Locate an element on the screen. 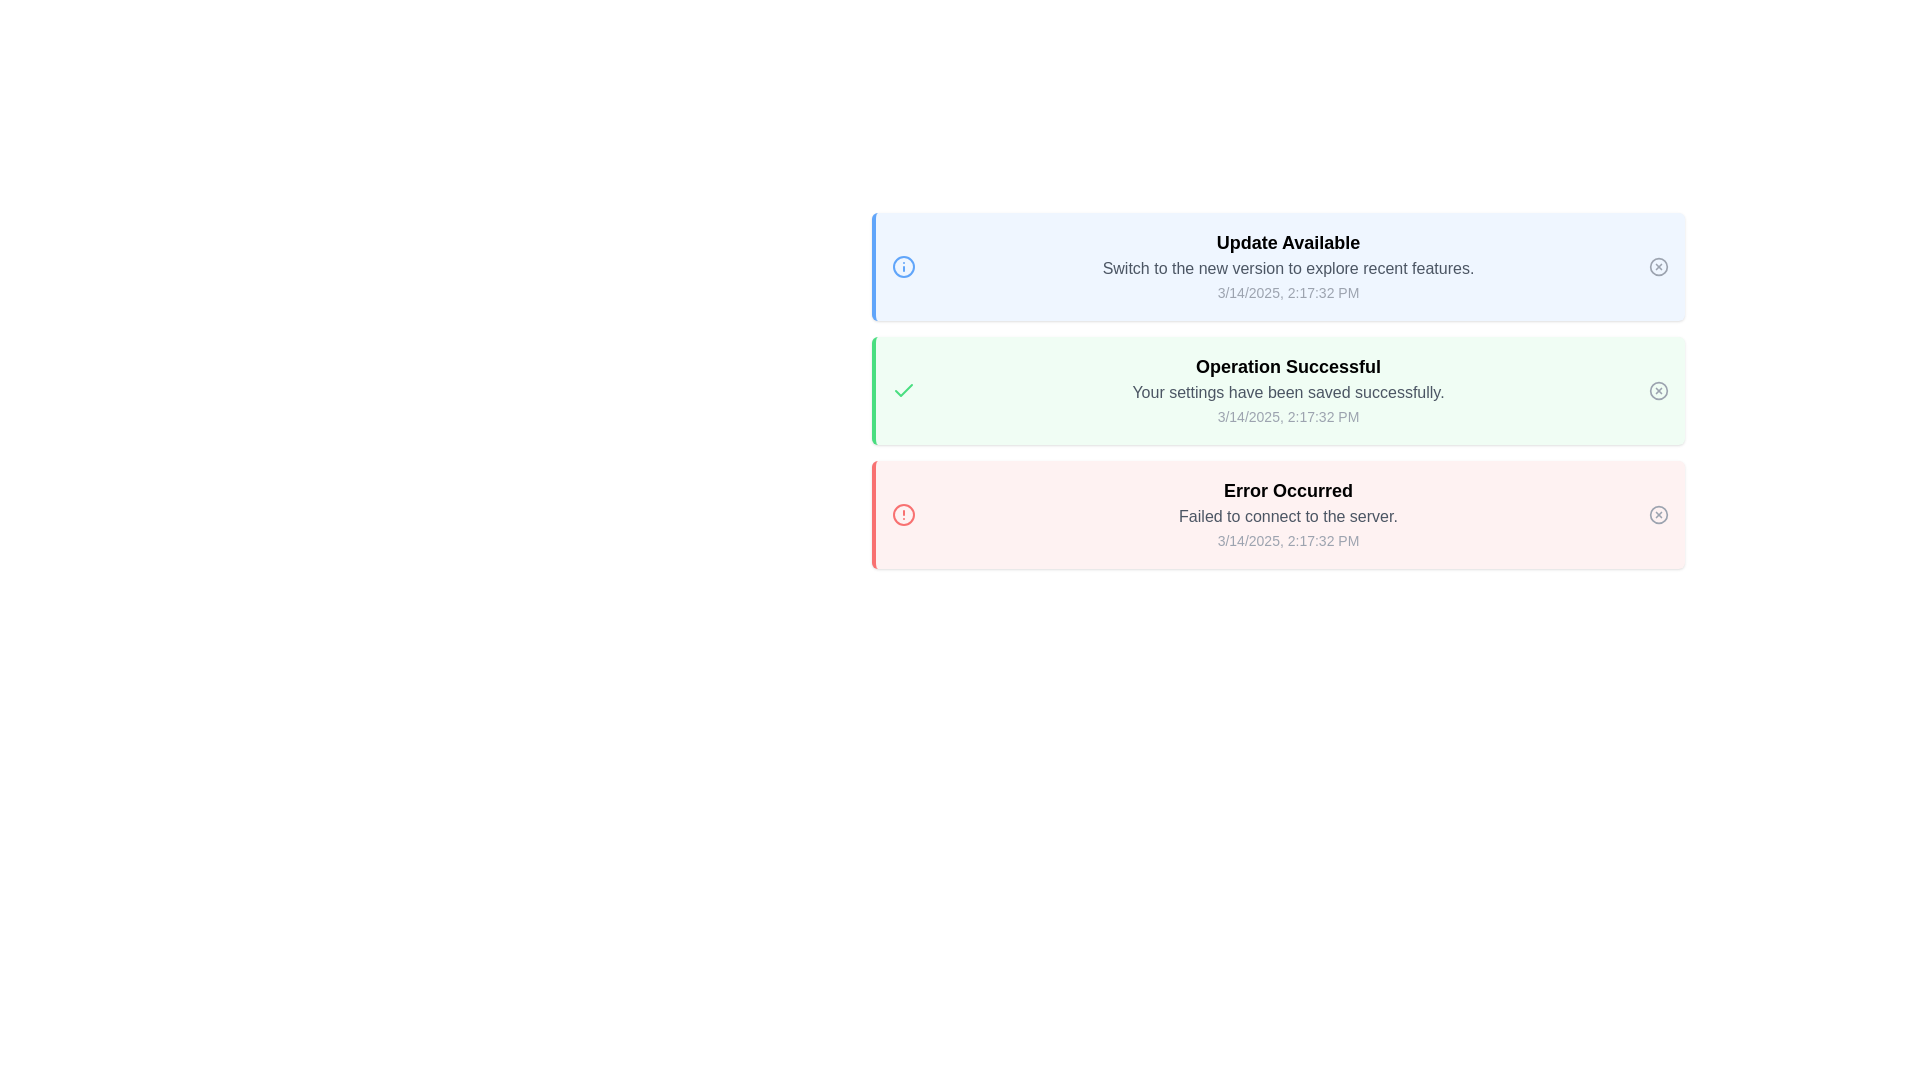 The height and width of the screenshot is (1080, 1920). timestamp text displayed at the bottom of the notification box, which indicates when the notification was created or last updated is located at coordinates (1288, 293).